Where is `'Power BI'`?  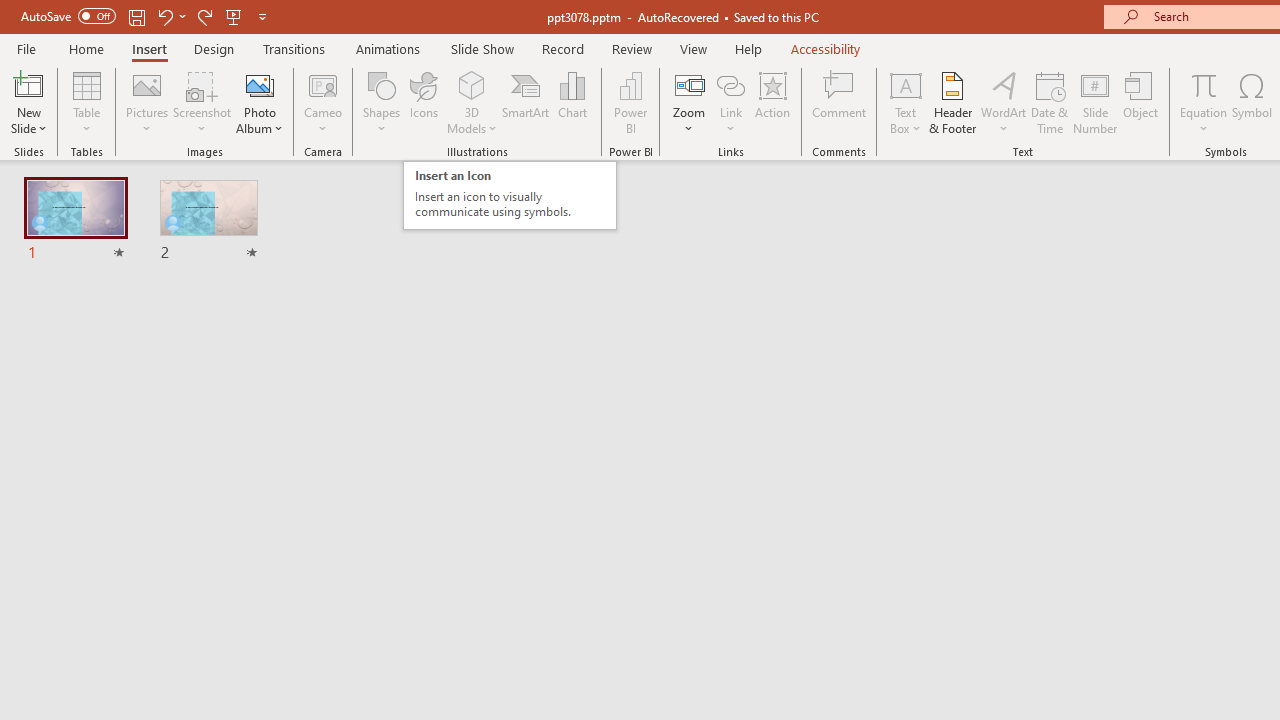
'Power BI' is located at coordinates (630, 103).